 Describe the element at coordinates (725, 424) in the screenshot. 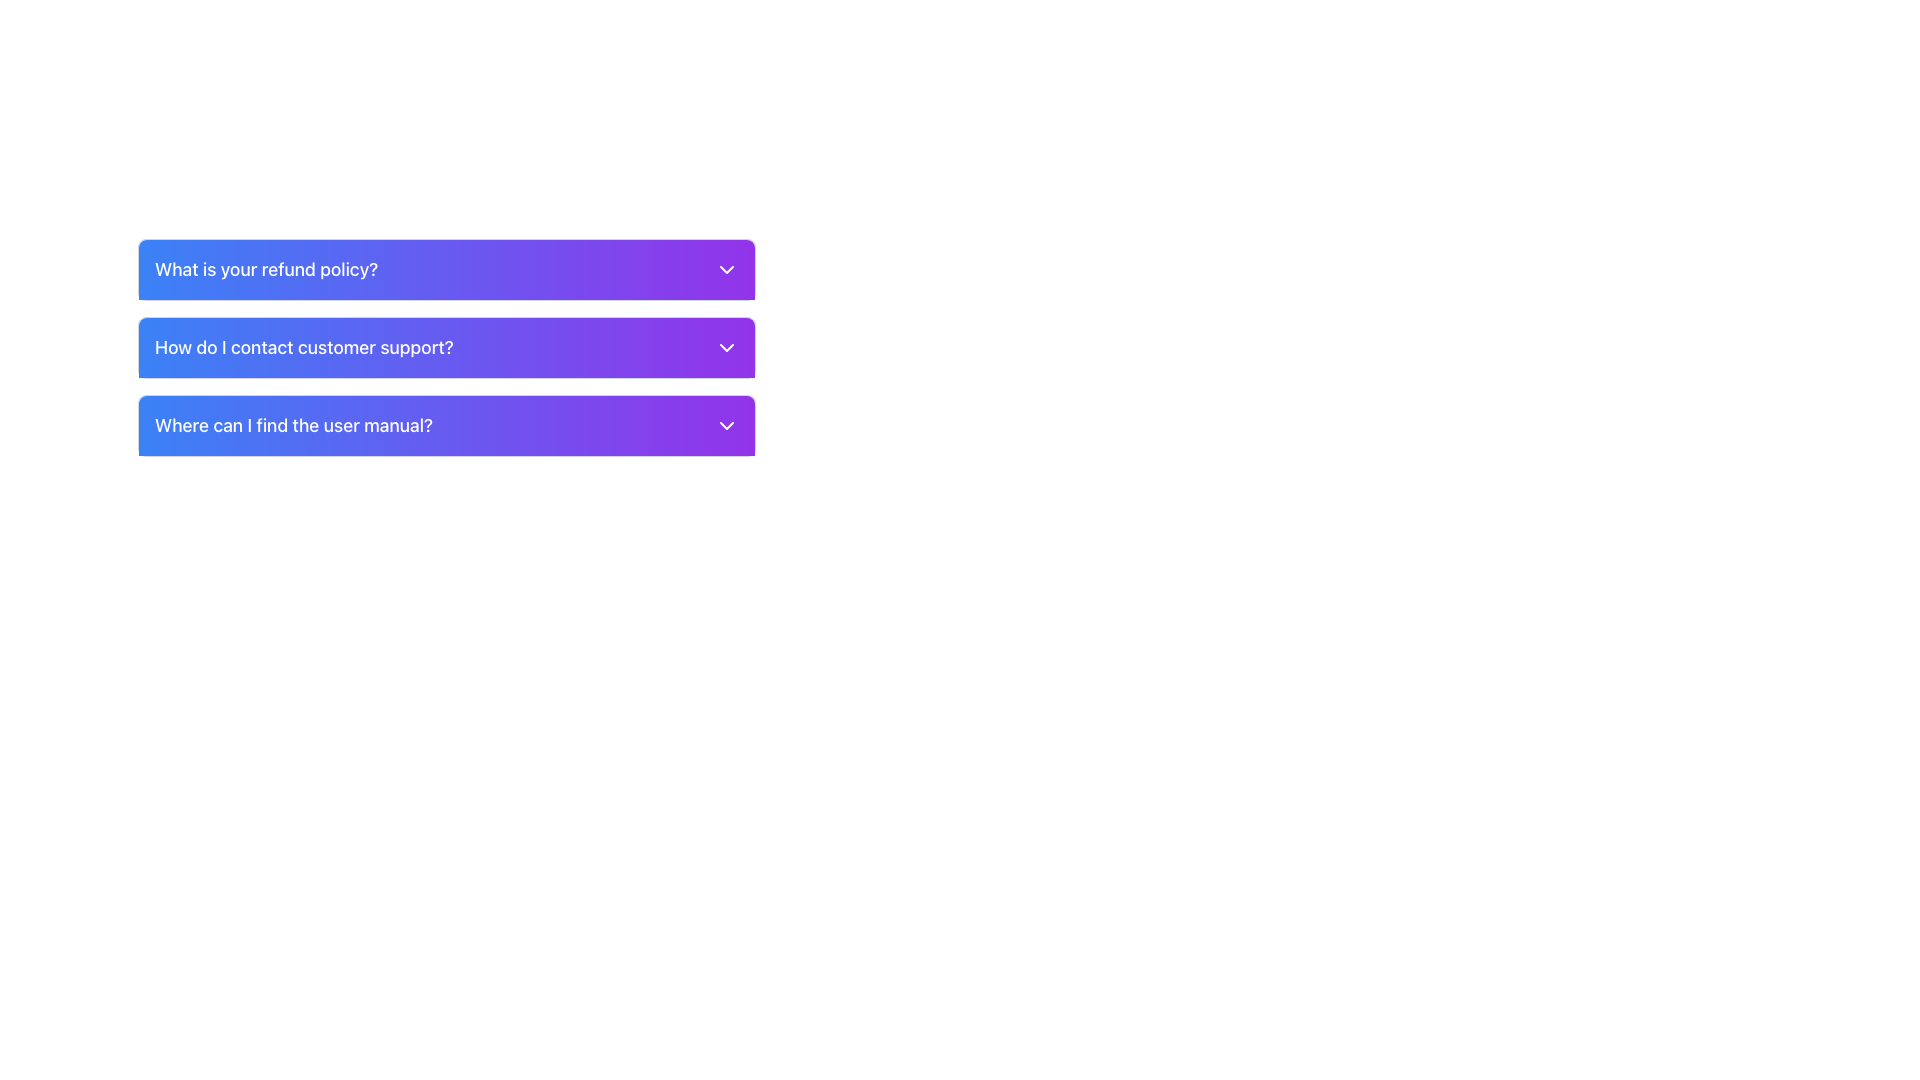

I see `the downward-pointing chevron icon, which is styled in white on a purple gradient background and located at the far right of the text area asking 'Where can I find the user manual?'` at that location.